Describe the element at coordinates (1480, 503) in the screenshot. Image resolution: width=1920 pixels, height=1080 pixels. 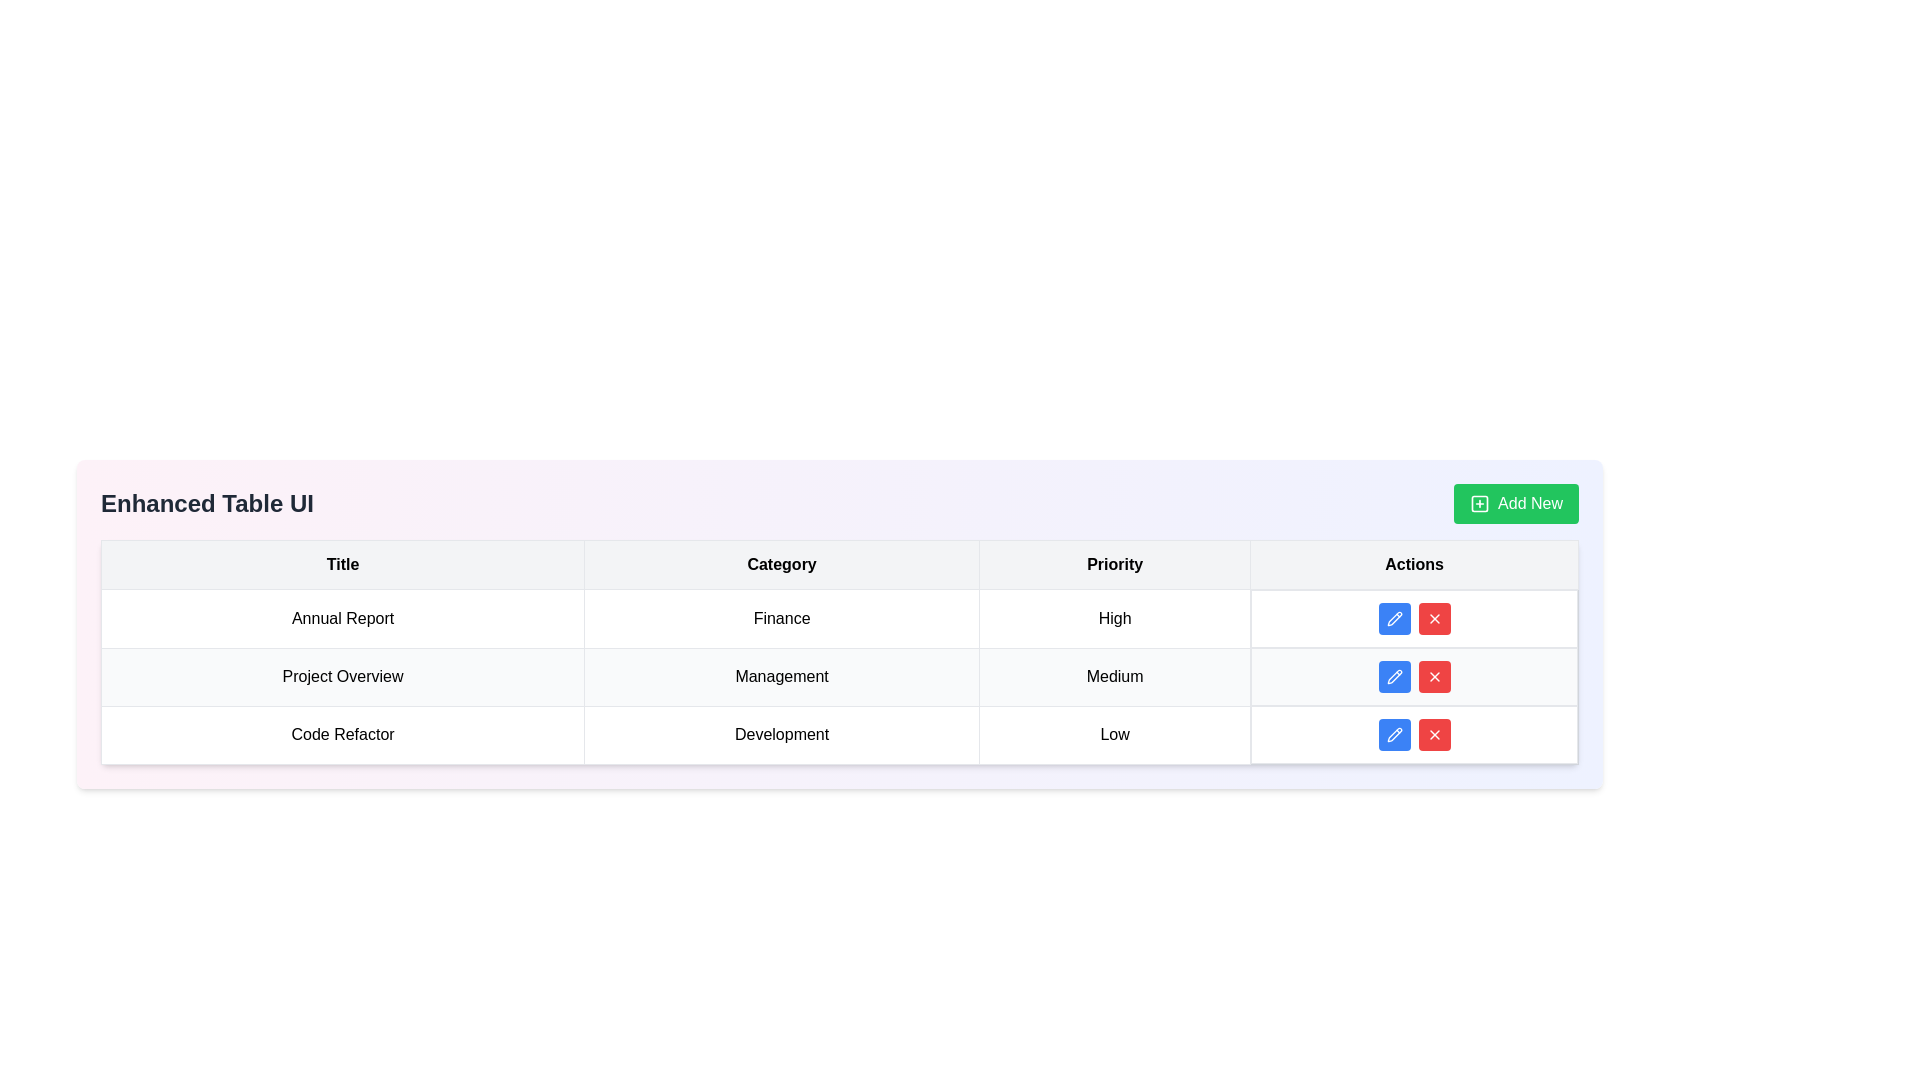
I see `the icon representing the action to add new content, located within the 'Add New' button at the top-right corner of the main interface` at that location.